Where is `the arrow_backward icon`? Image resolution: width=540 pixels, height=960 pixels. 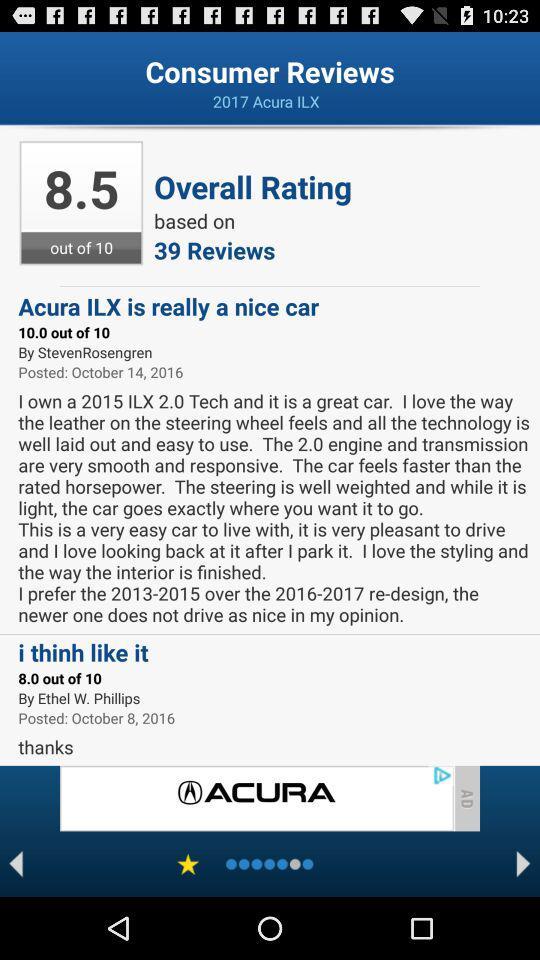
the arrow_backward icon is located at coordinates (15, 924).